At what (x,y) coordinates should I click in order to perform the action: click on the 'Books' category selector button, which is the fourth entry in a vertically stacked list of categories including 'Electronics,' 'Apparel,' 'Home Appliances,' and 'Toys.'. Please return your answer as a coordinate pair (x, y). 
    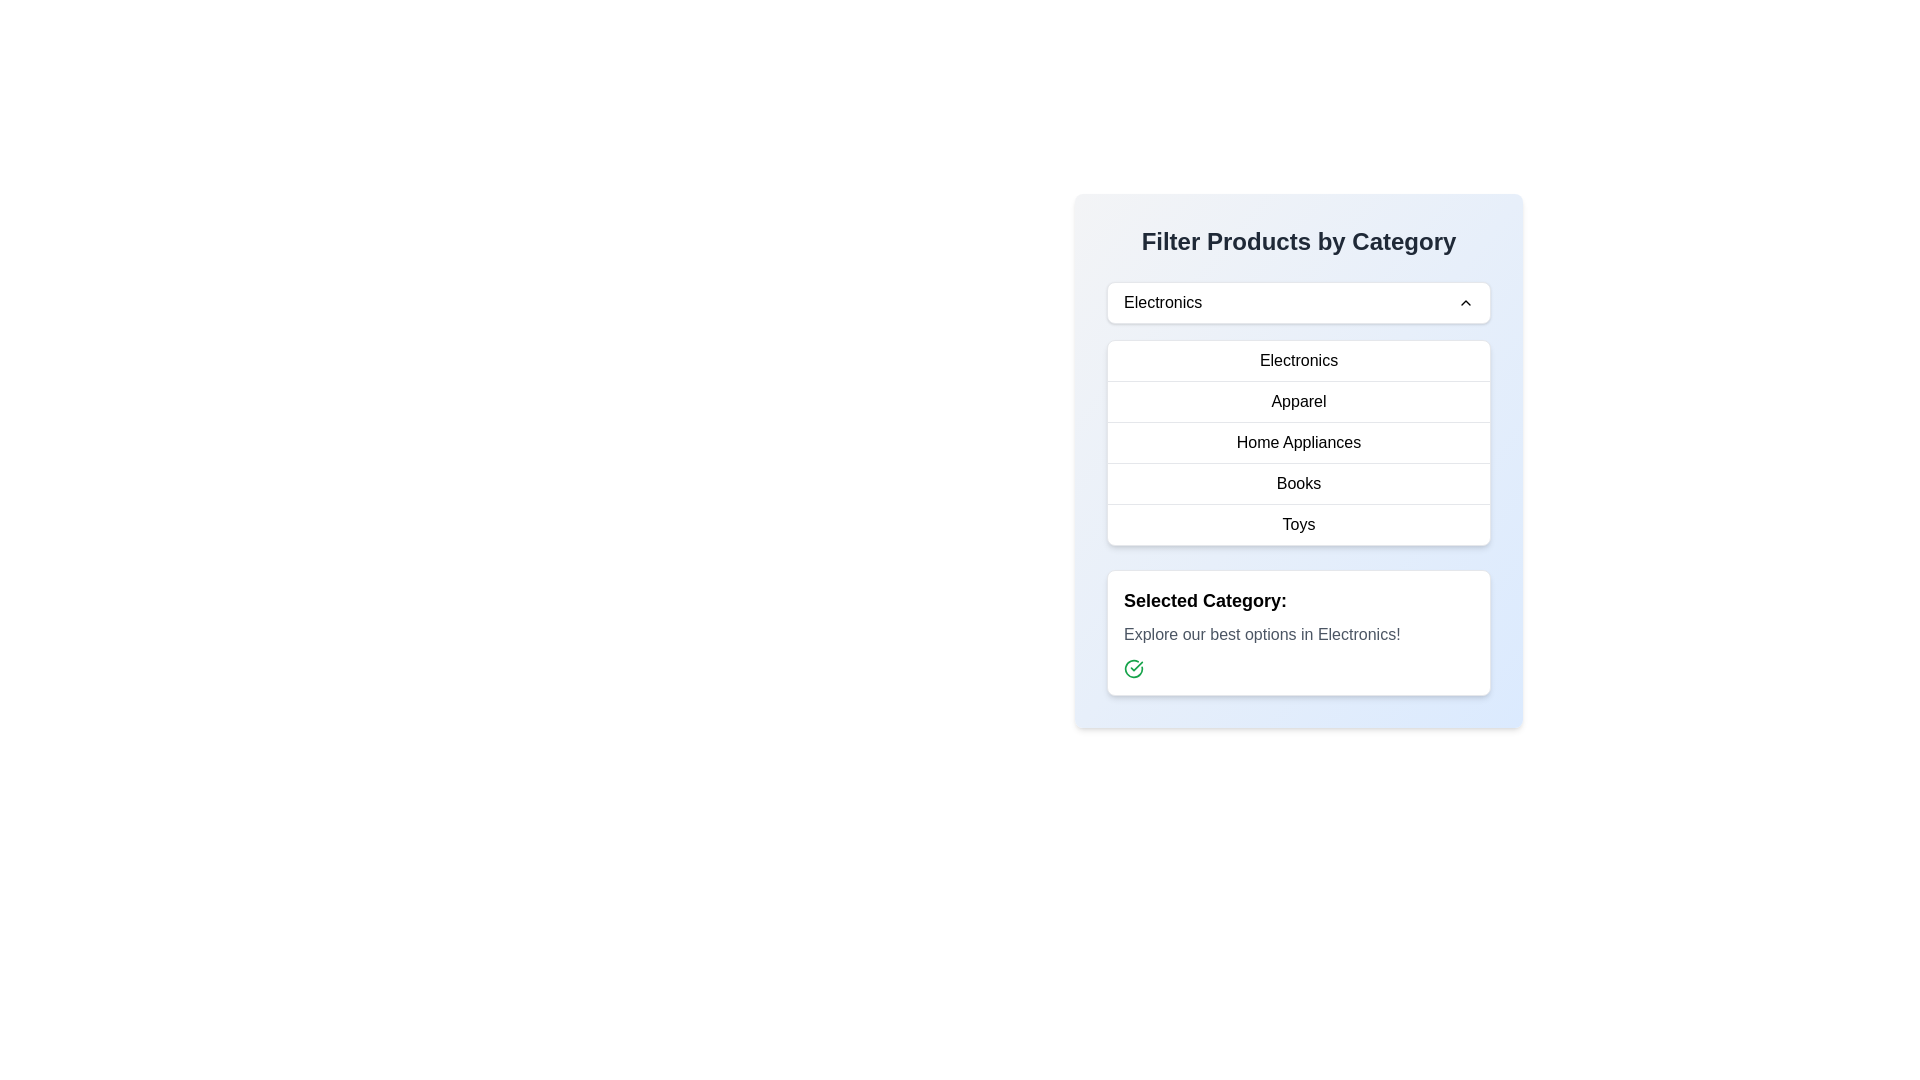
    Looking at the image, I should click on (1299, 483).